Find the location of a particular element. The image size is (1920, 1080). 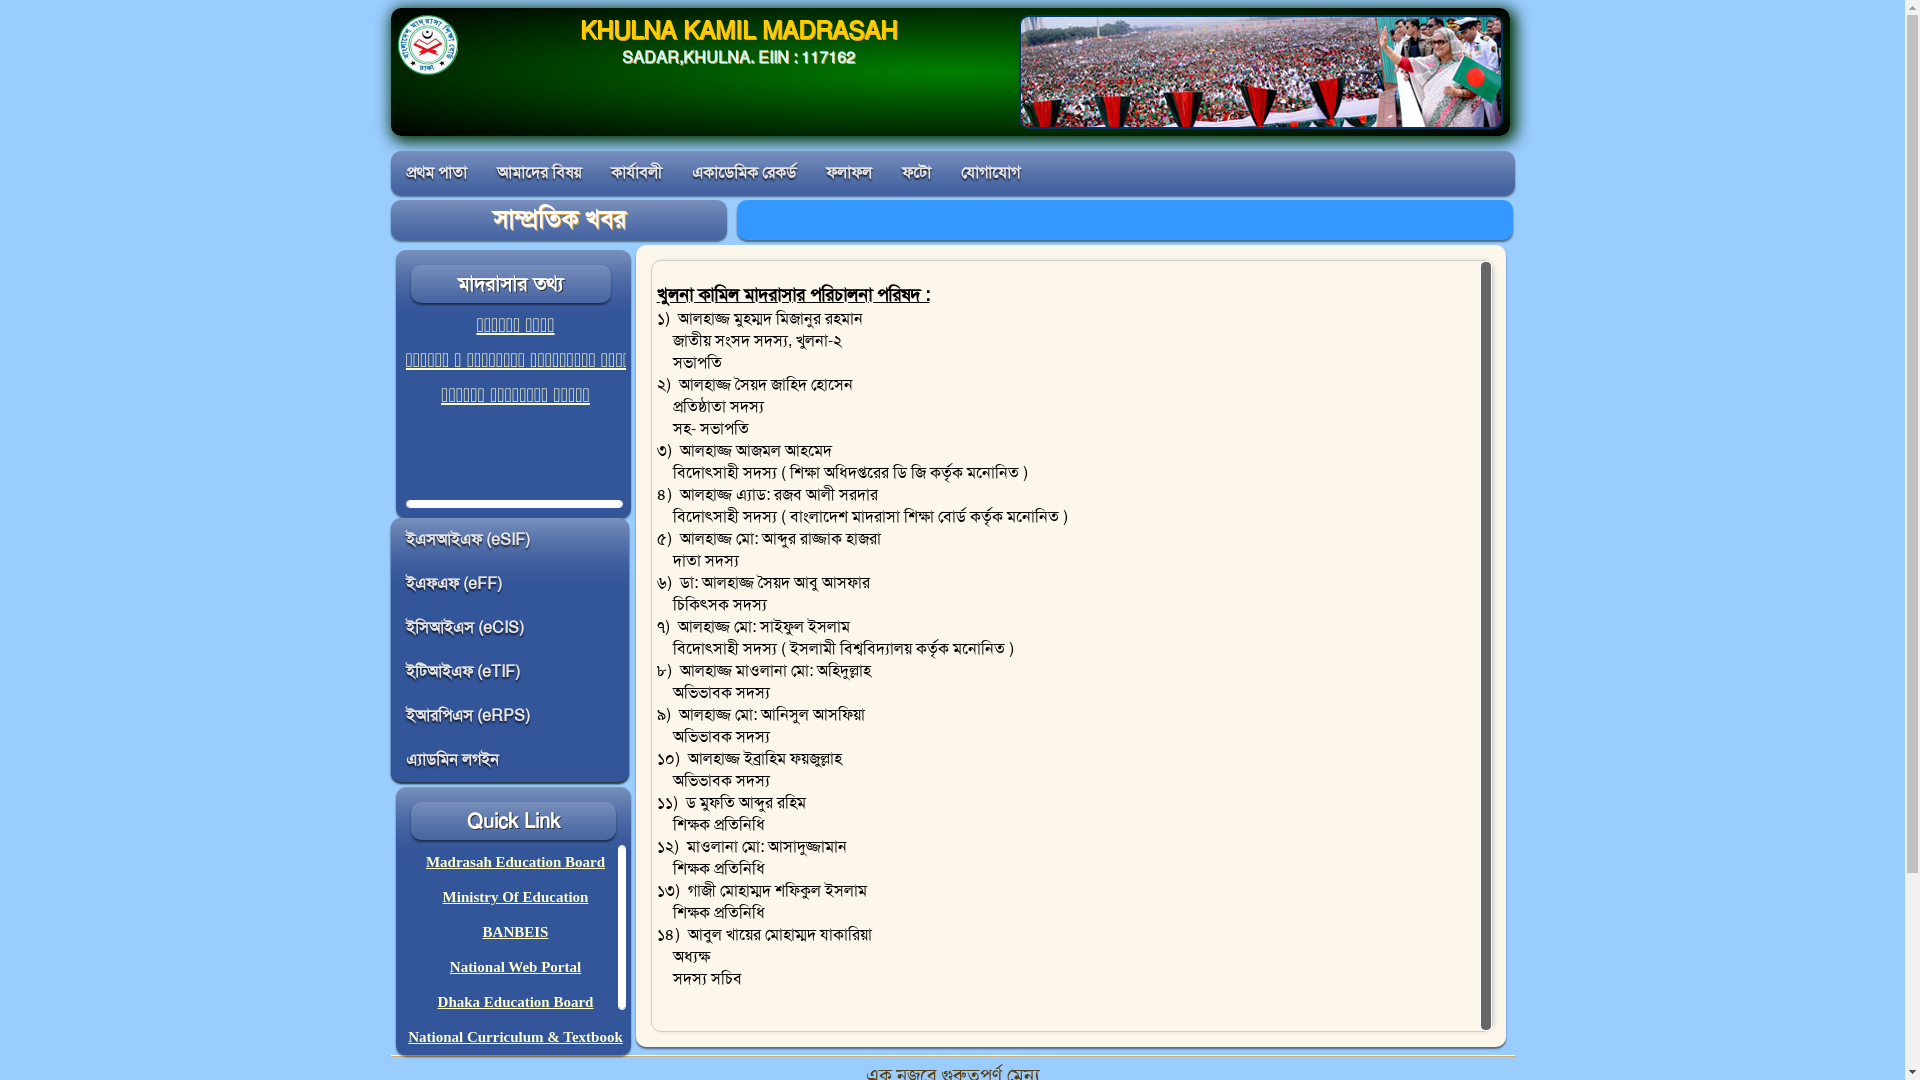

'Dhaka Education Board' is located at coordinates (515, 1002).